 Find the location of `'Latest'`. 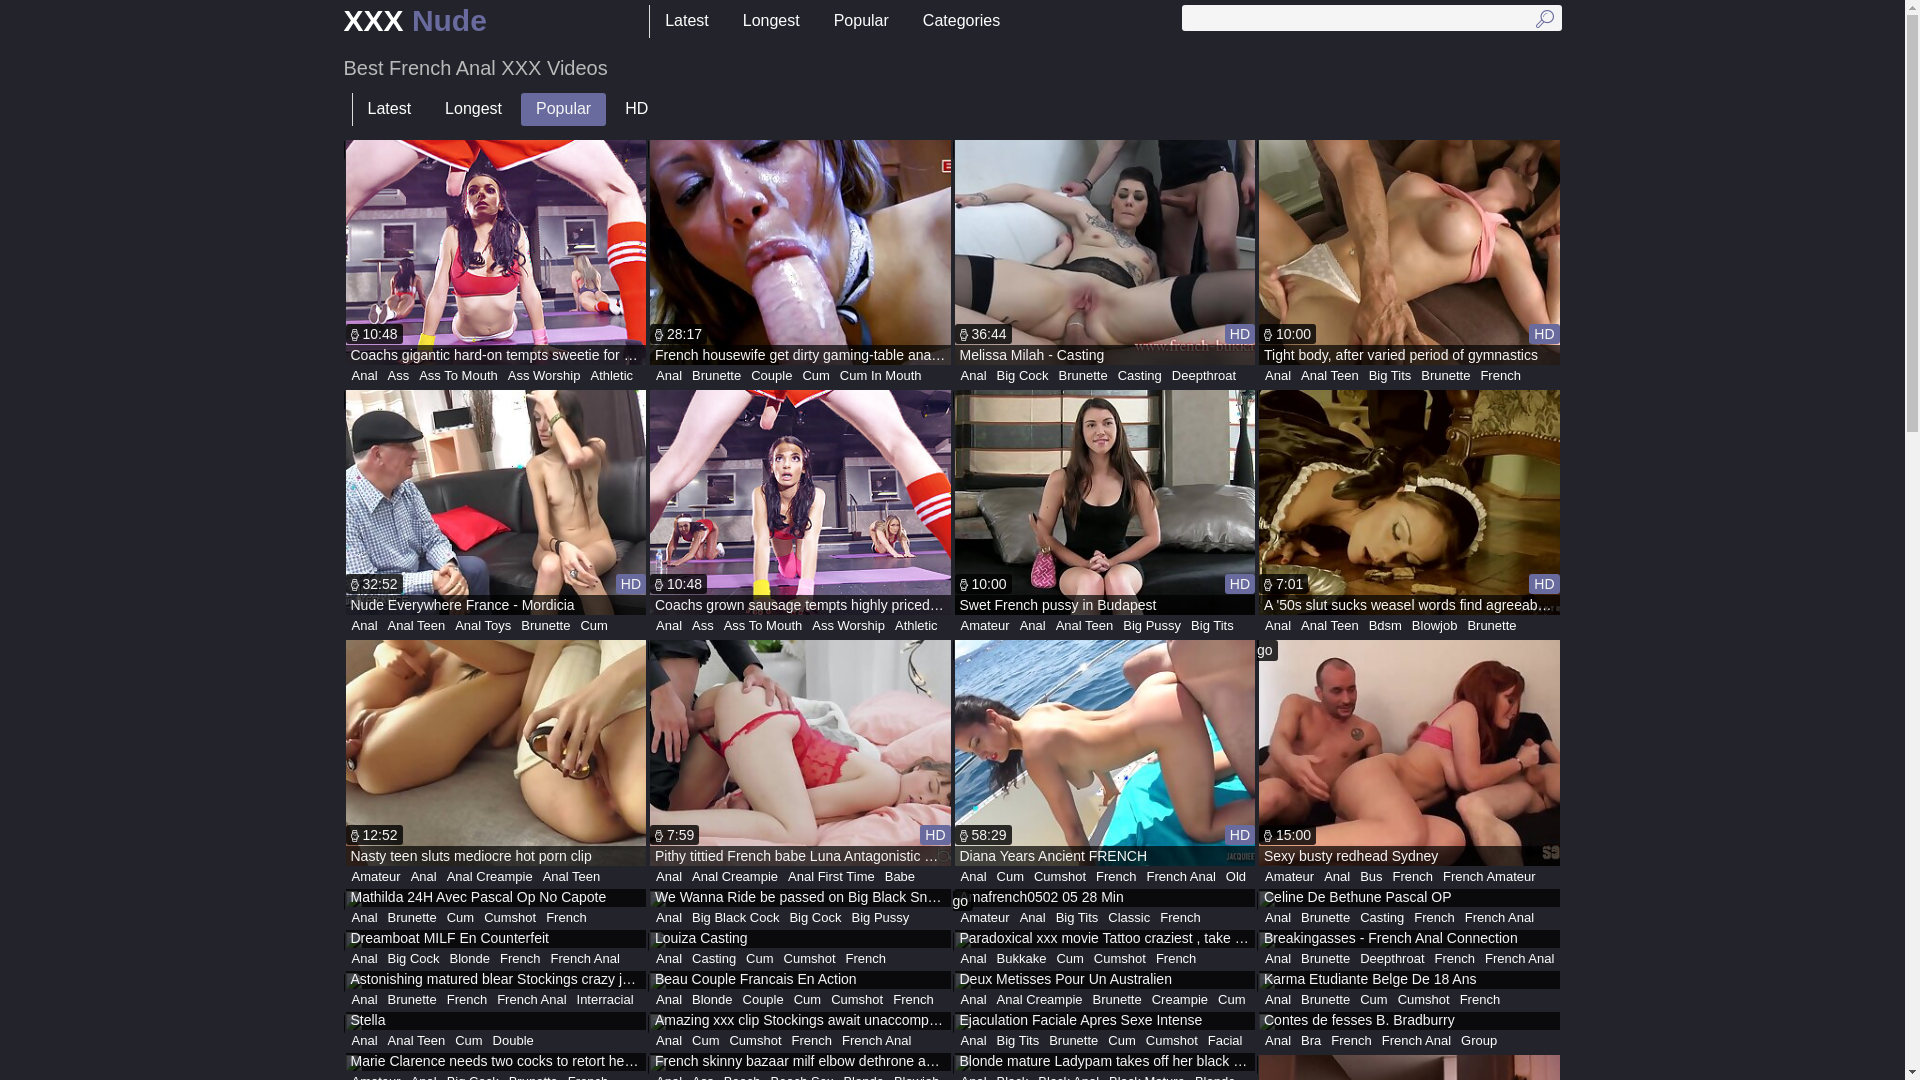

'Latest' is located at coordinates (388, 109).